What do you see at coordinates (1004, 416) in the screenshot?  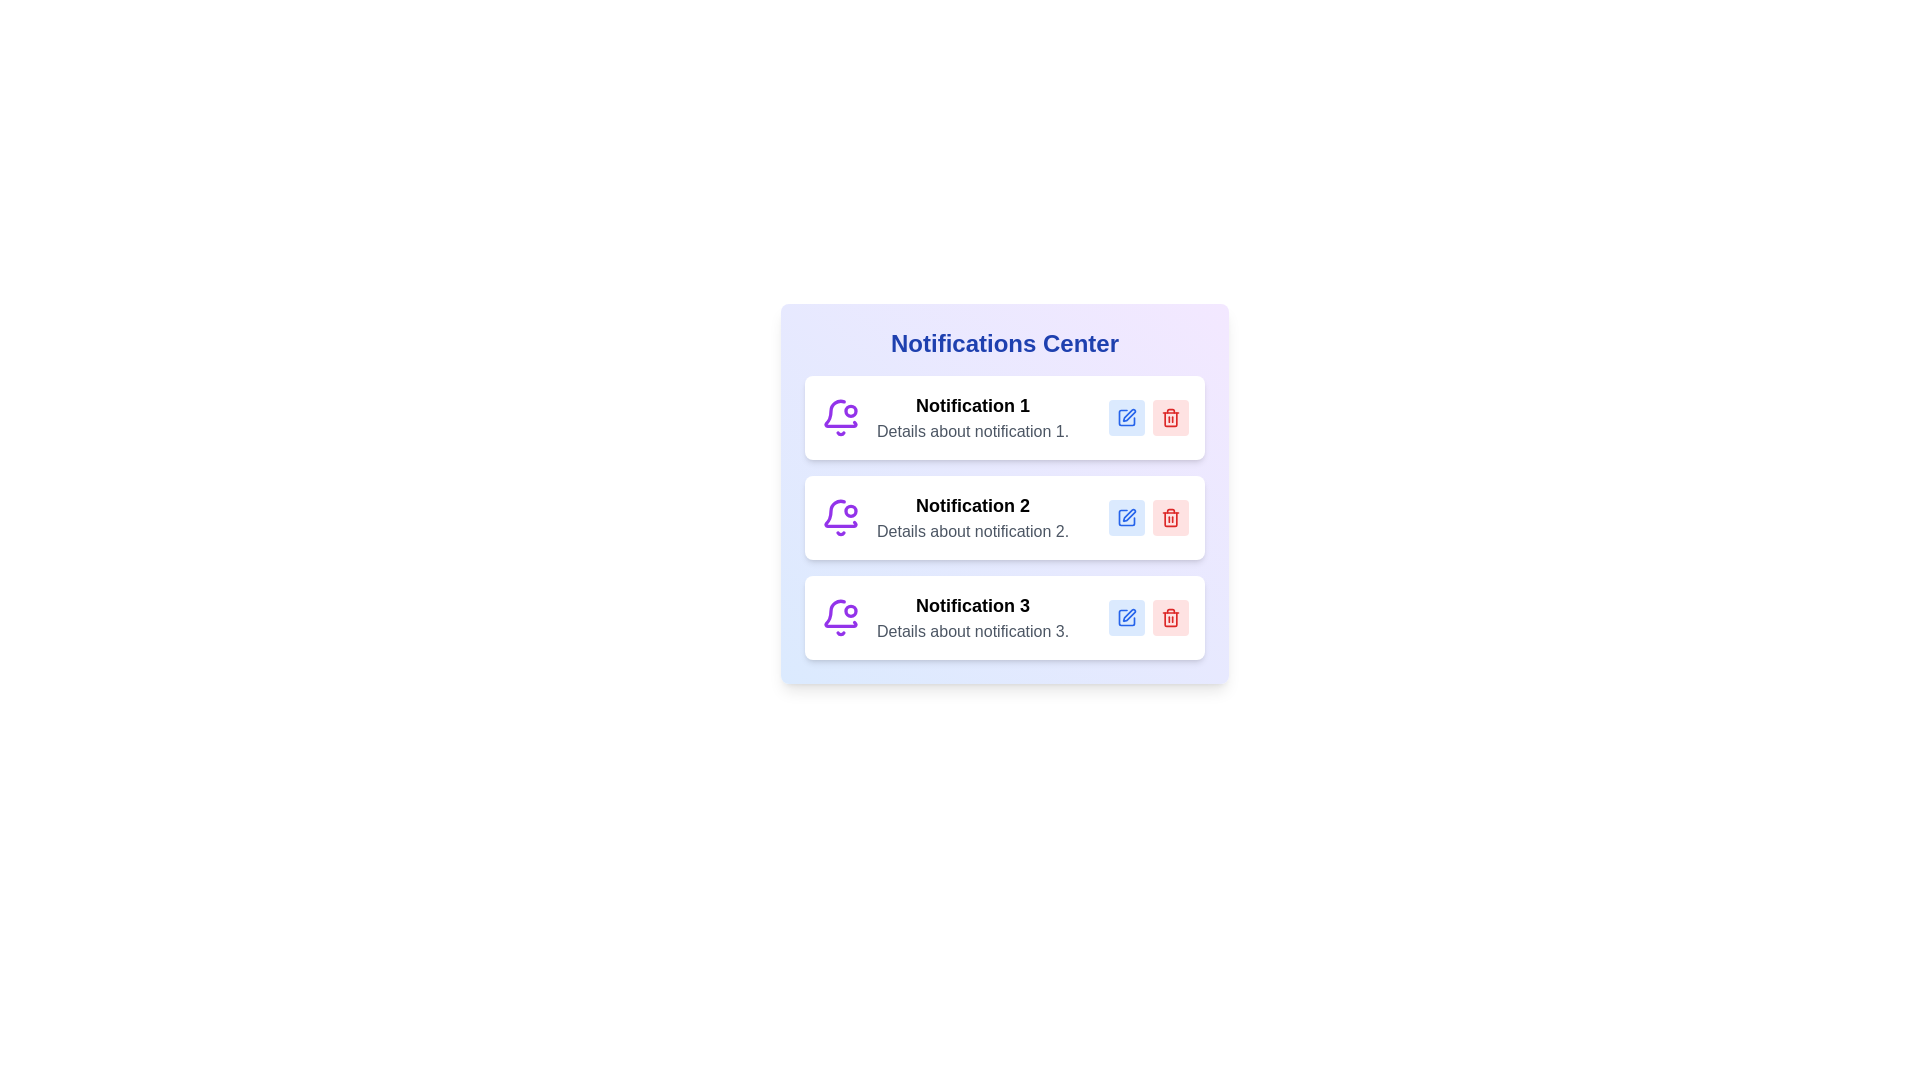 I see `the Notification card displaying 'Notification 1', which is the first item in the vertical list of notifications in the notification center` at bounding box center [1004, 416].